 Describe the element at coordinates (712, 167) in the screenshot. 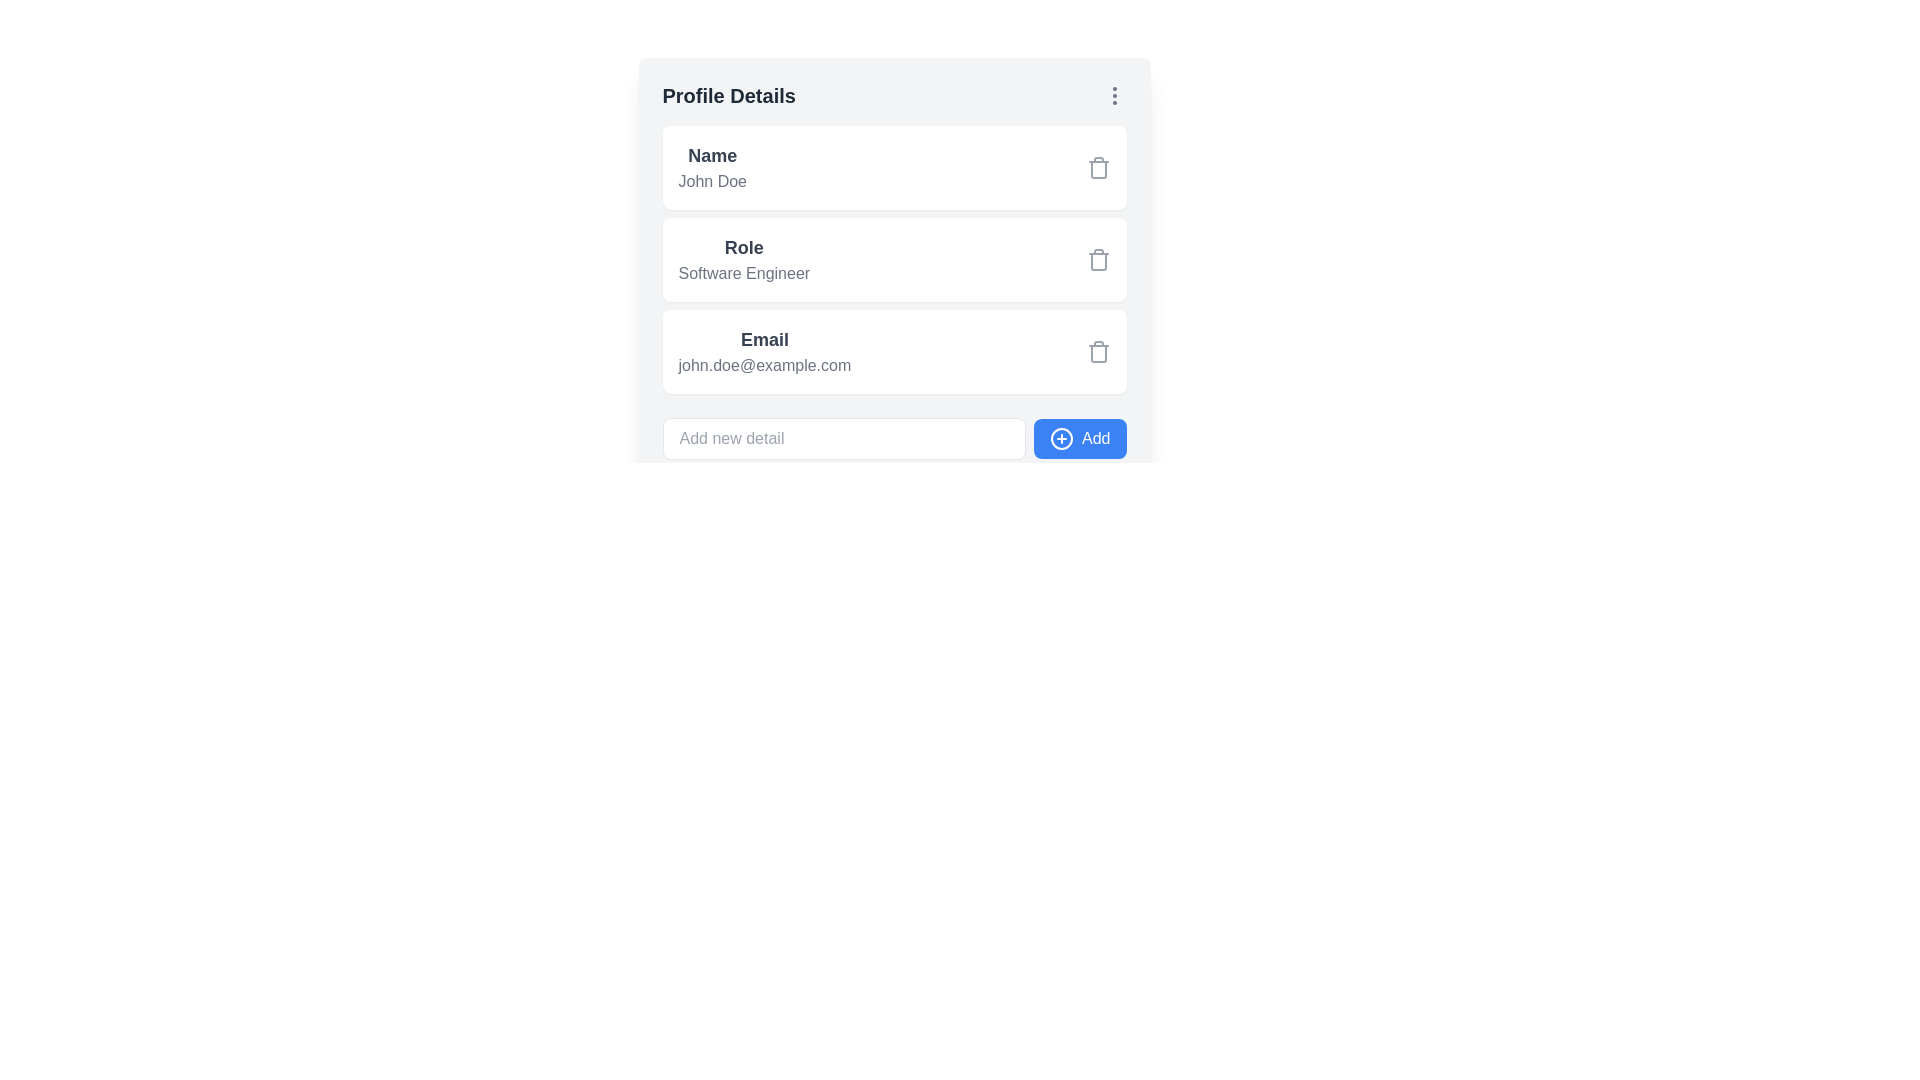

I see `the Text display element showing the user's name in the profile details section, located near the top of the user interface, left-aligned in the first row of profile details, preceded by the label 'Profile Details.'` at that location.